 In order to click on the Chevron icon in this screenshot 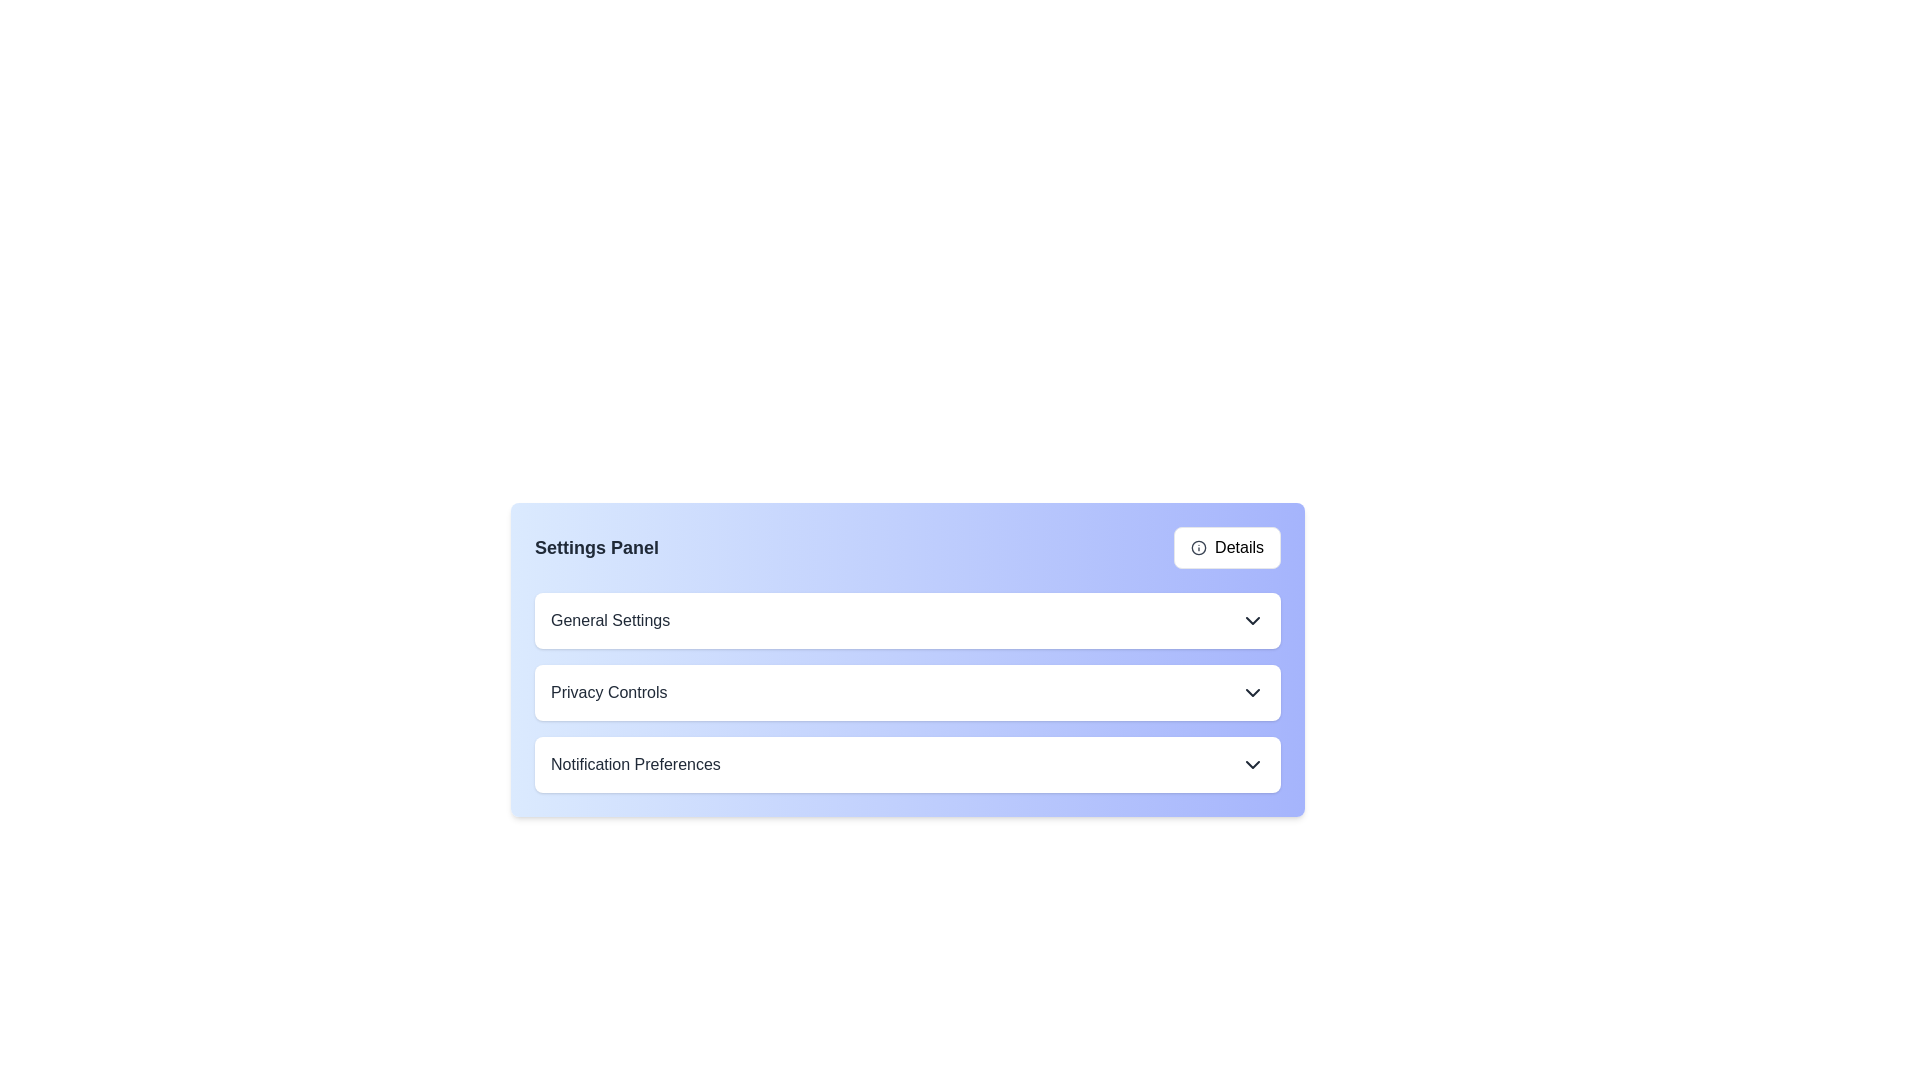, I will do `click(1251, 620)`.